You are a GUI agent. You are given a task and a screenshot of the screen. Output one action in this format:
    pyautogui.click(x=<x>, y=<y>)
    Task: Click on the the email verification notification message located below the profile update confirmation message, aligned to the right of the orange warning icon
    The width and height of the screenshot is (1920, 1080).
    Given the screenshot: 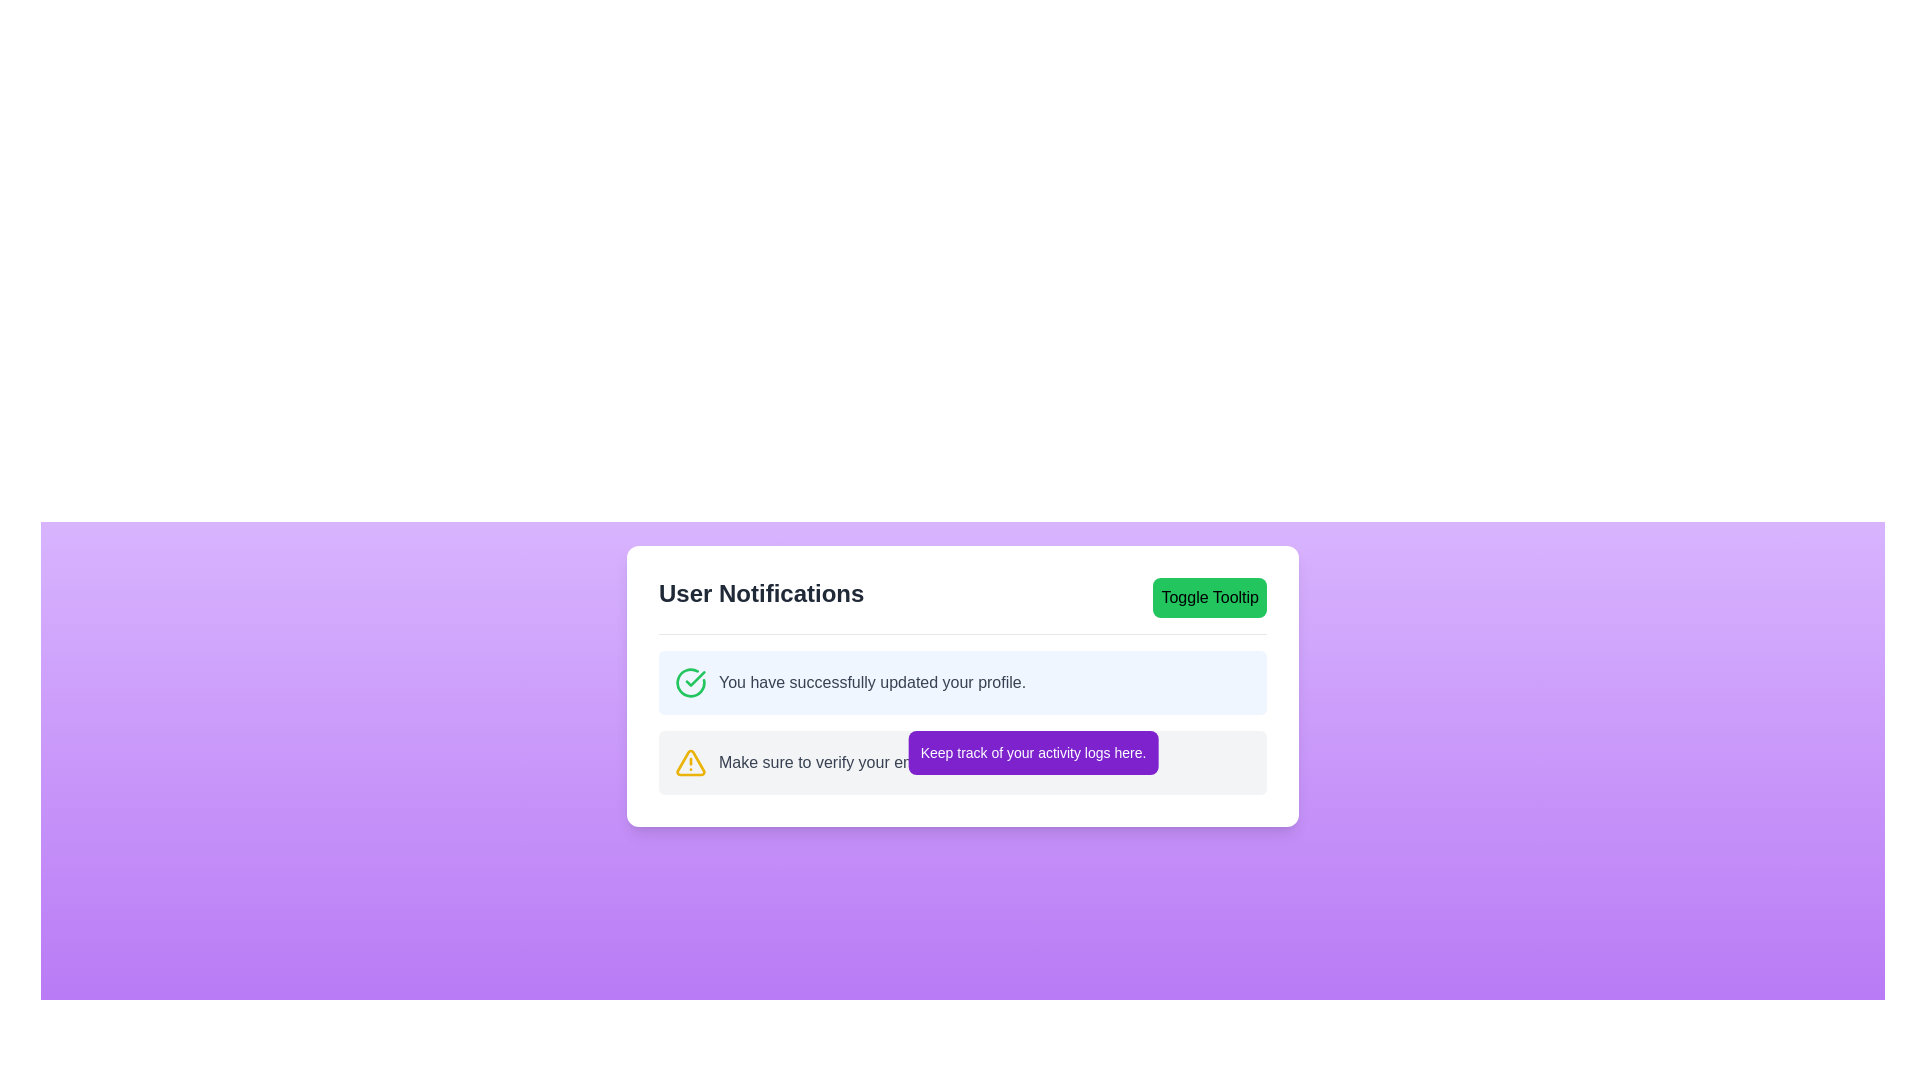 What is the action you would take?
    pyautogui.click(x=858, y=763)
    